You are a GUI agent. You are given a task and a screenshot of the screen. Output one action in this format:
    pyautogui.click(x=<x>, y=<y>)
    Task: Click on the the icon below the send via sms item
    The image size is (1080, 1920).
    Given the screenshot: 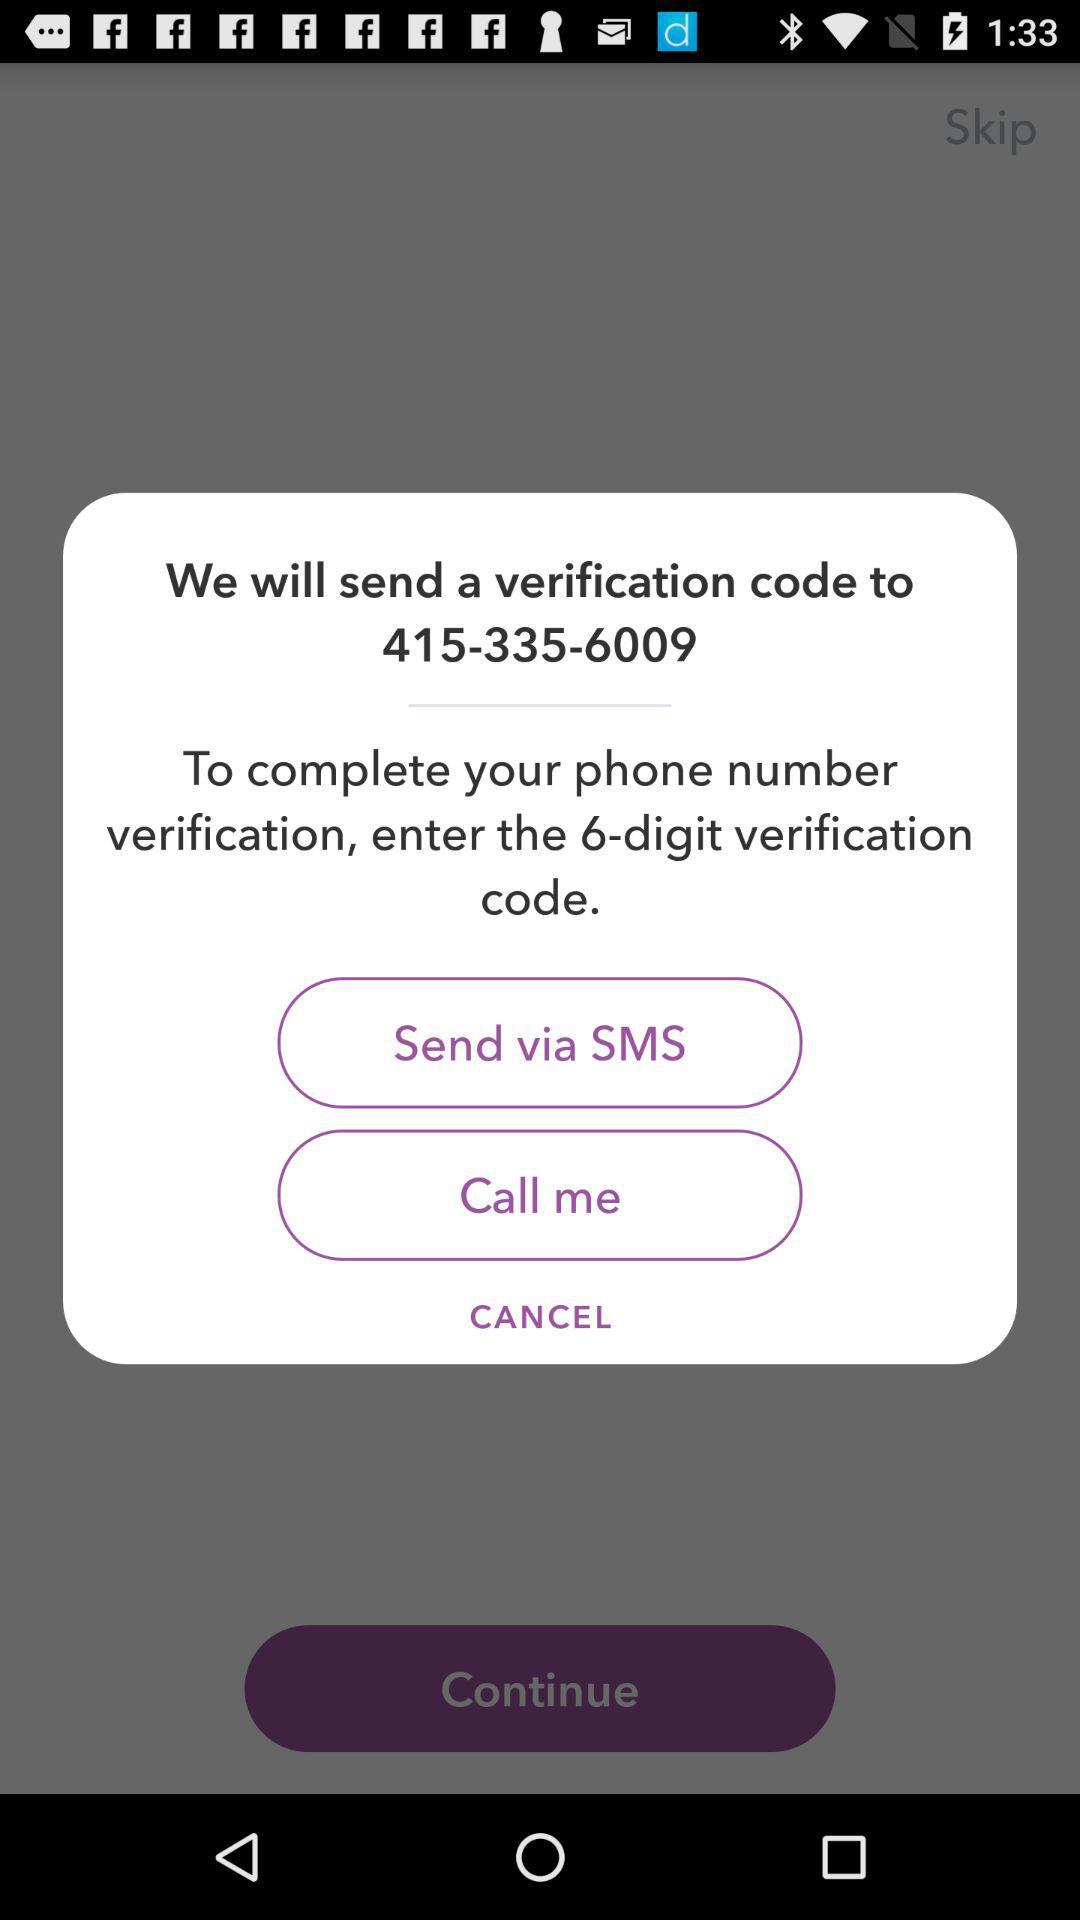 What is the action you would take?
    pyautogui.click(x=540, y=1195)
    